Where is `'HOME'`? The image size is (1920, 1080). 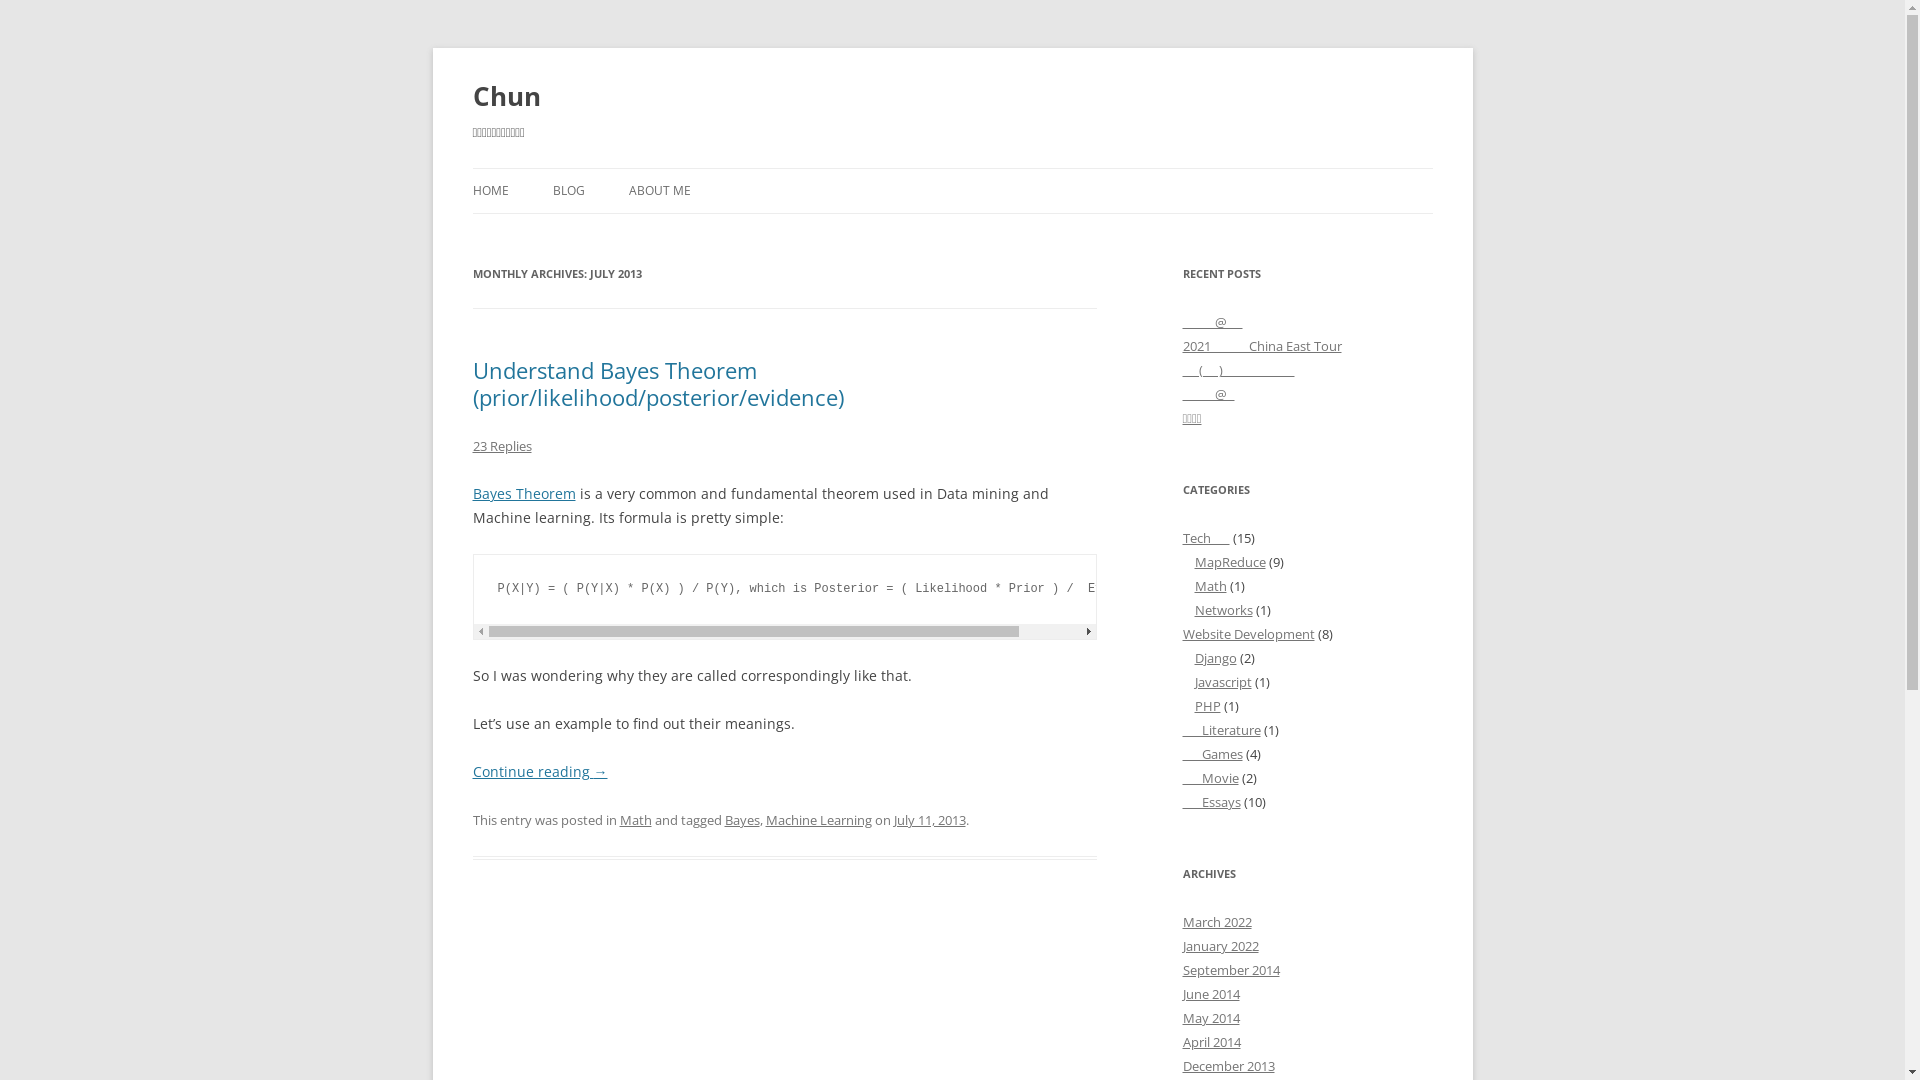
'HOME' is located at coordinates (470, 191).